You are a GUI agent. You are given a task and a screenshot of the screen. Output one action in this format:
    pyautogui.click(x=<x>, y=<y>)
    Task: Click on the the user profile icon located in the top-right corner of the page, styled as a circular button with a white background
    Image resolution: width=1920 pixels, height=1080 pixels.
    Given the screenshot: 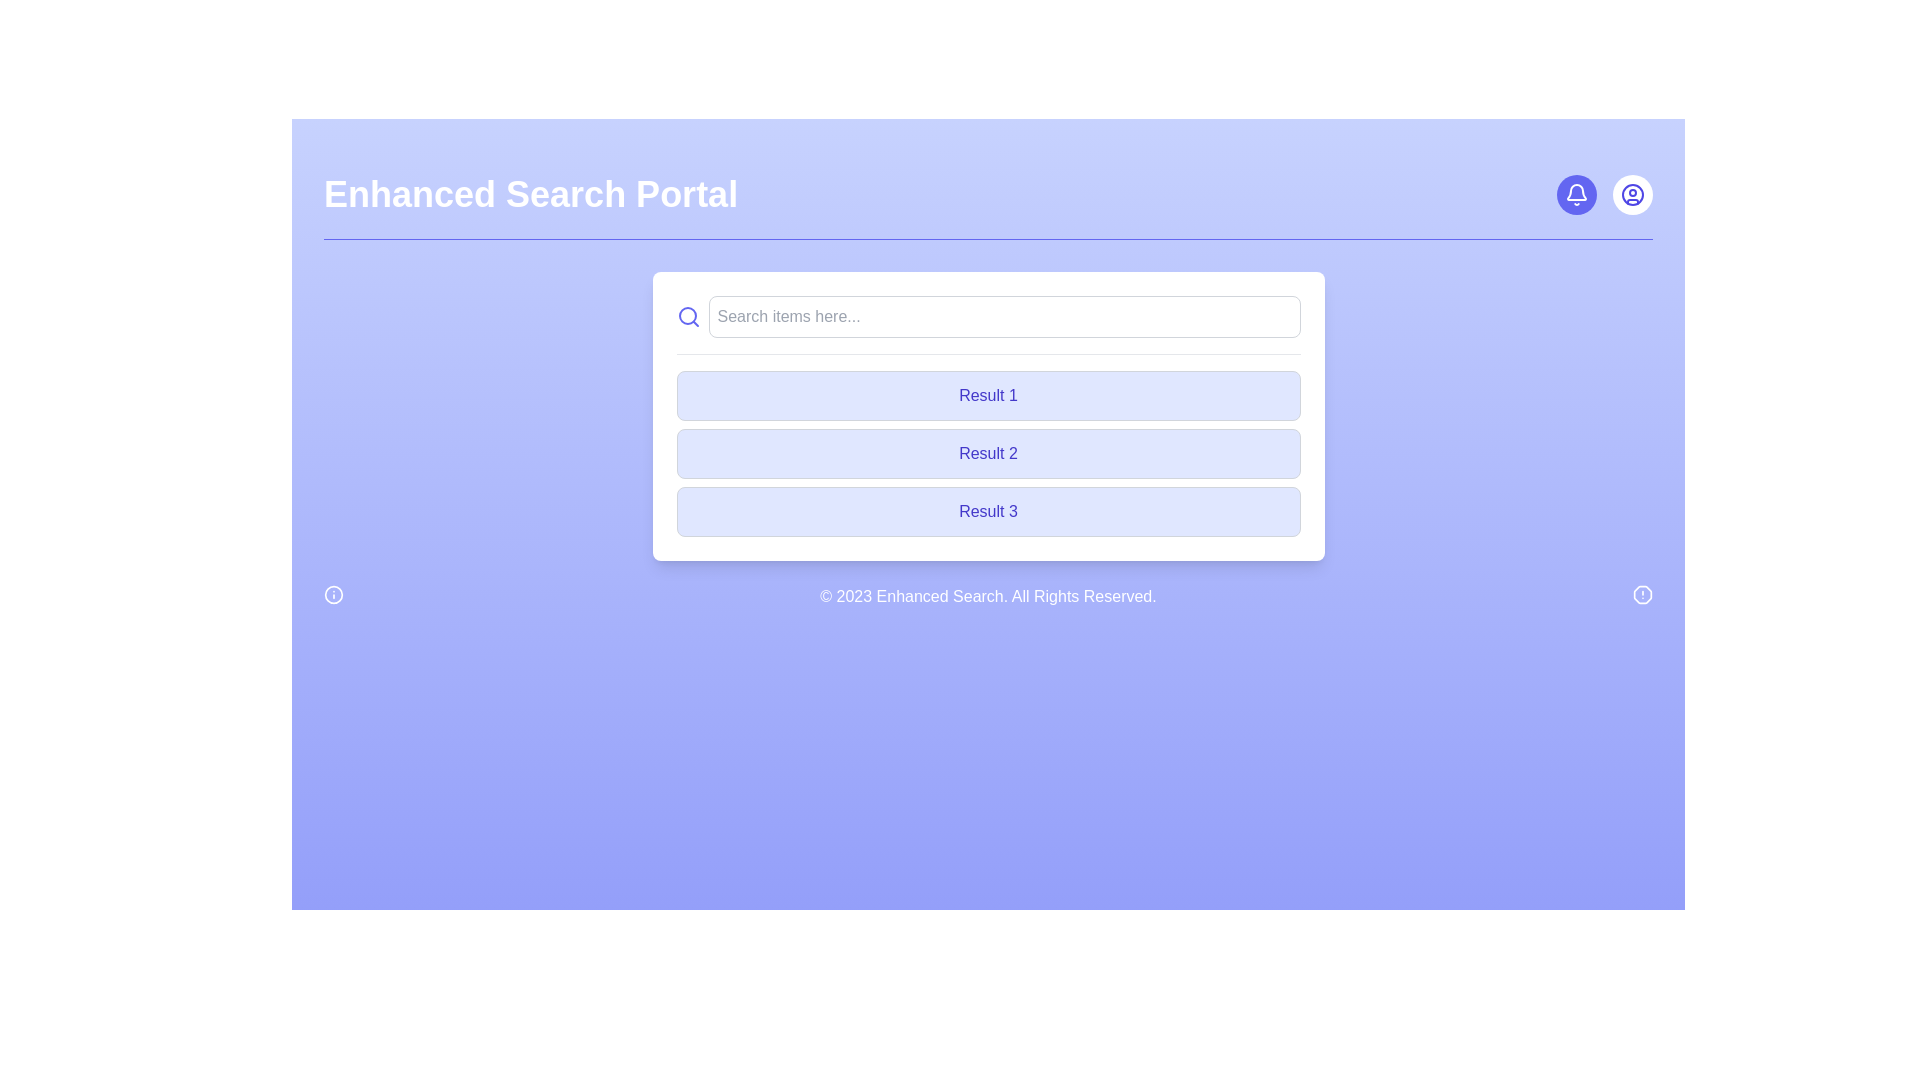 What is the action you would take?
    pyautogui.click(x=1632, y=195)
    